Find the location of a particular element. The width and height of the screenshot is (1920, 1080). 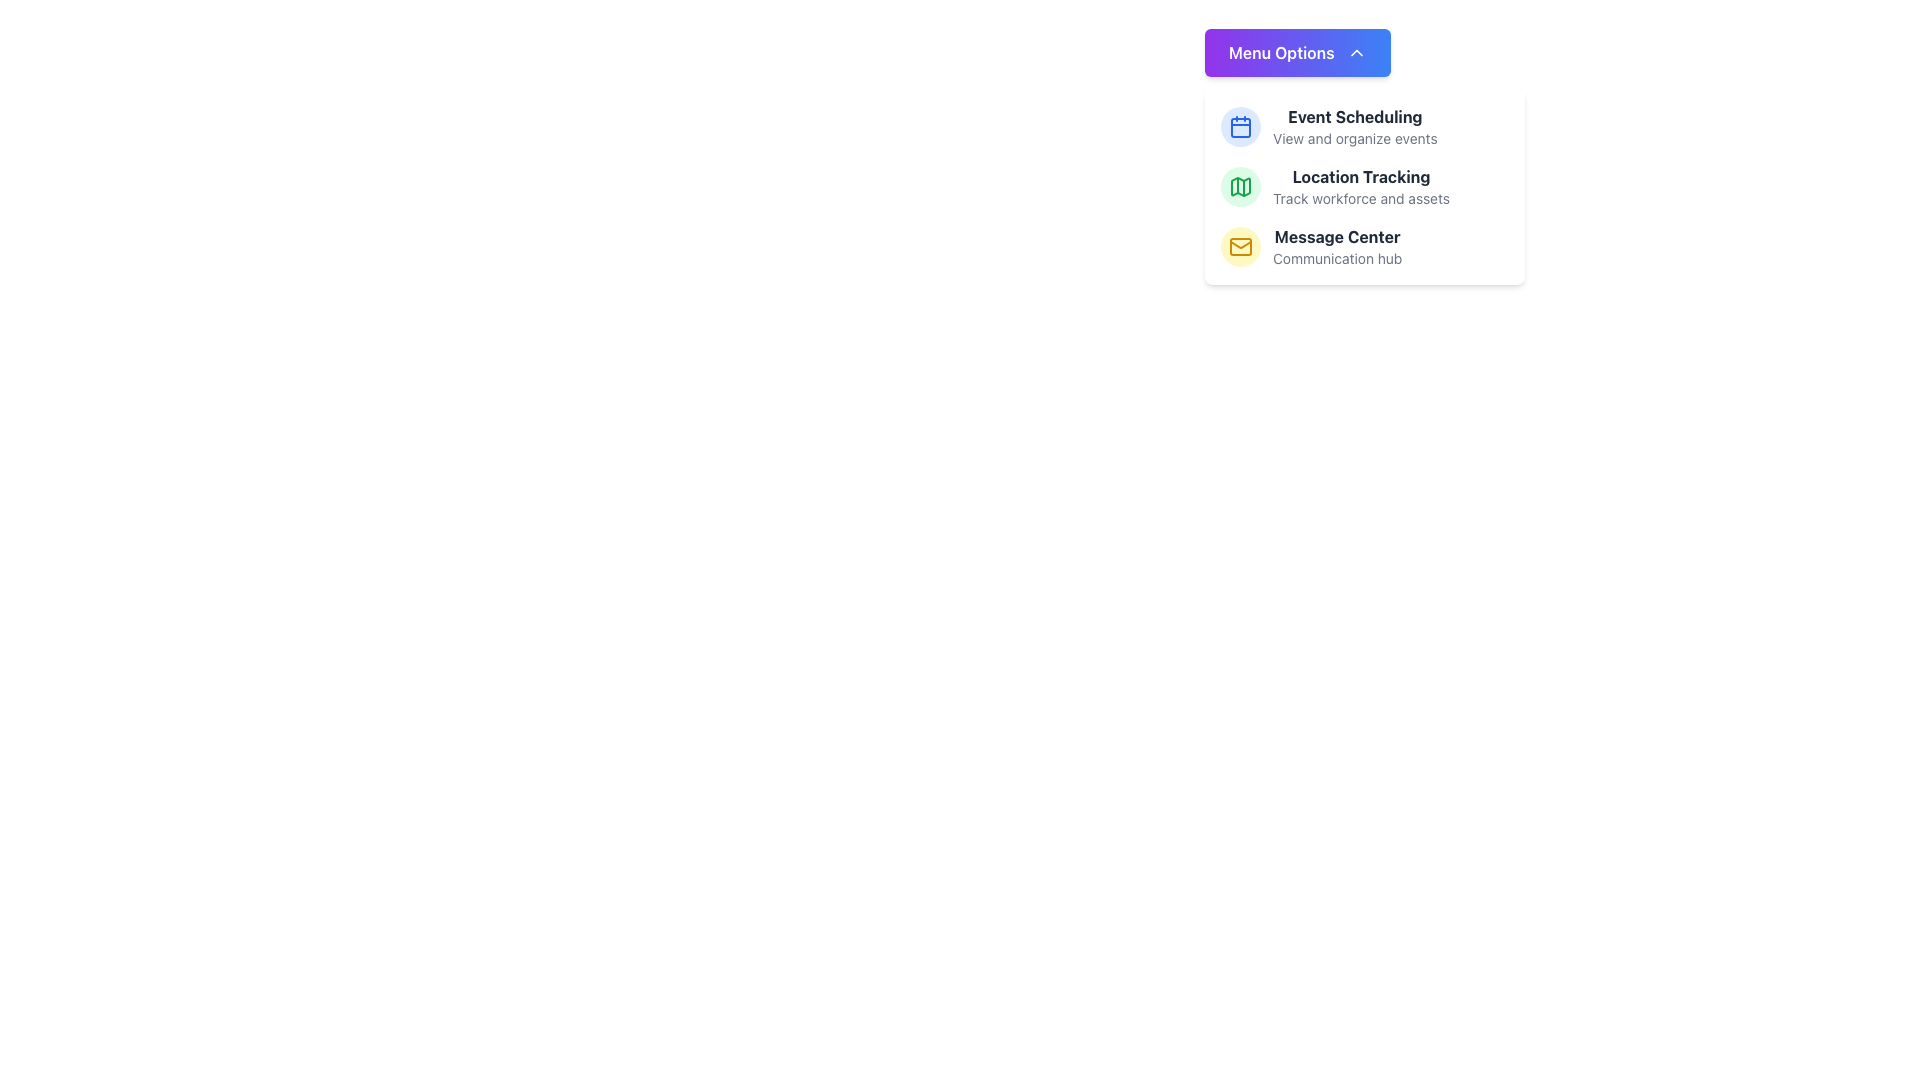

the 'Event Scheduling' menu item, which is the first item in the vertically stacked menu panel under 'Menu Options' is located at coordinates (1363, 127).